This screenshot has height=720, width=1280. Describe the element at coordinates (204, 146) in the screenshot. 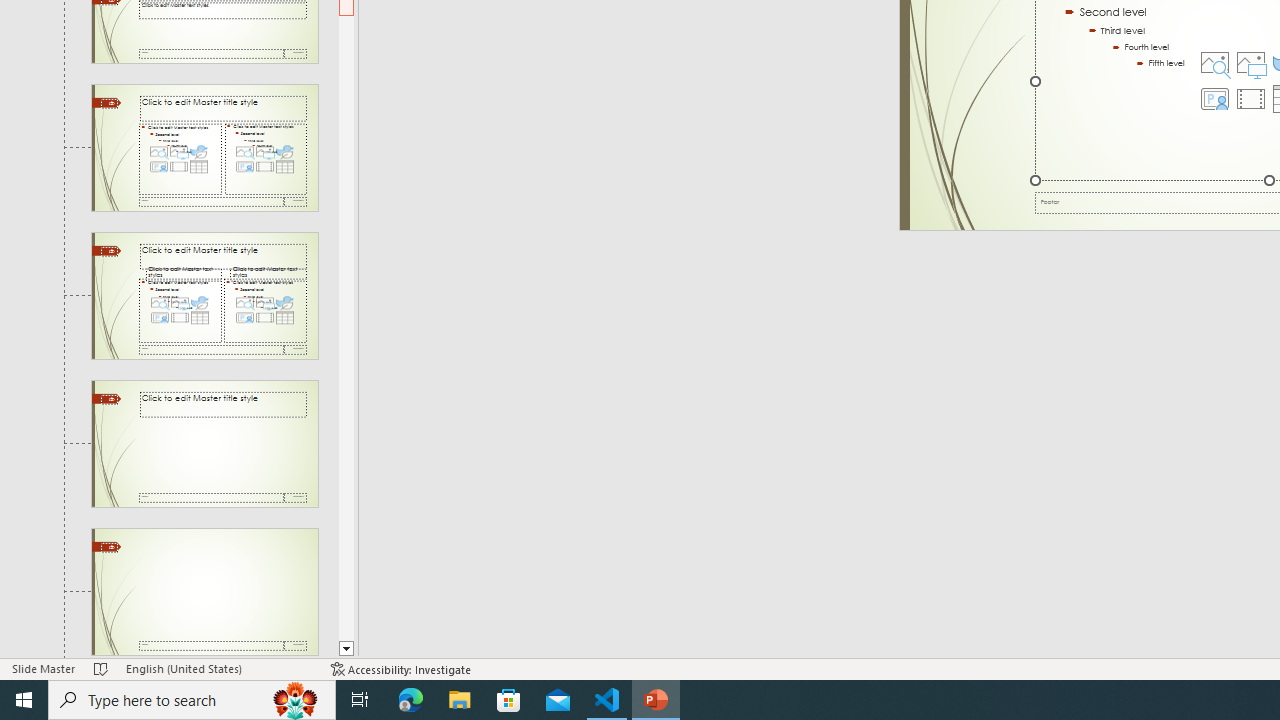

I see `'Slide Two Content Layout: used by no slides'` at that location.